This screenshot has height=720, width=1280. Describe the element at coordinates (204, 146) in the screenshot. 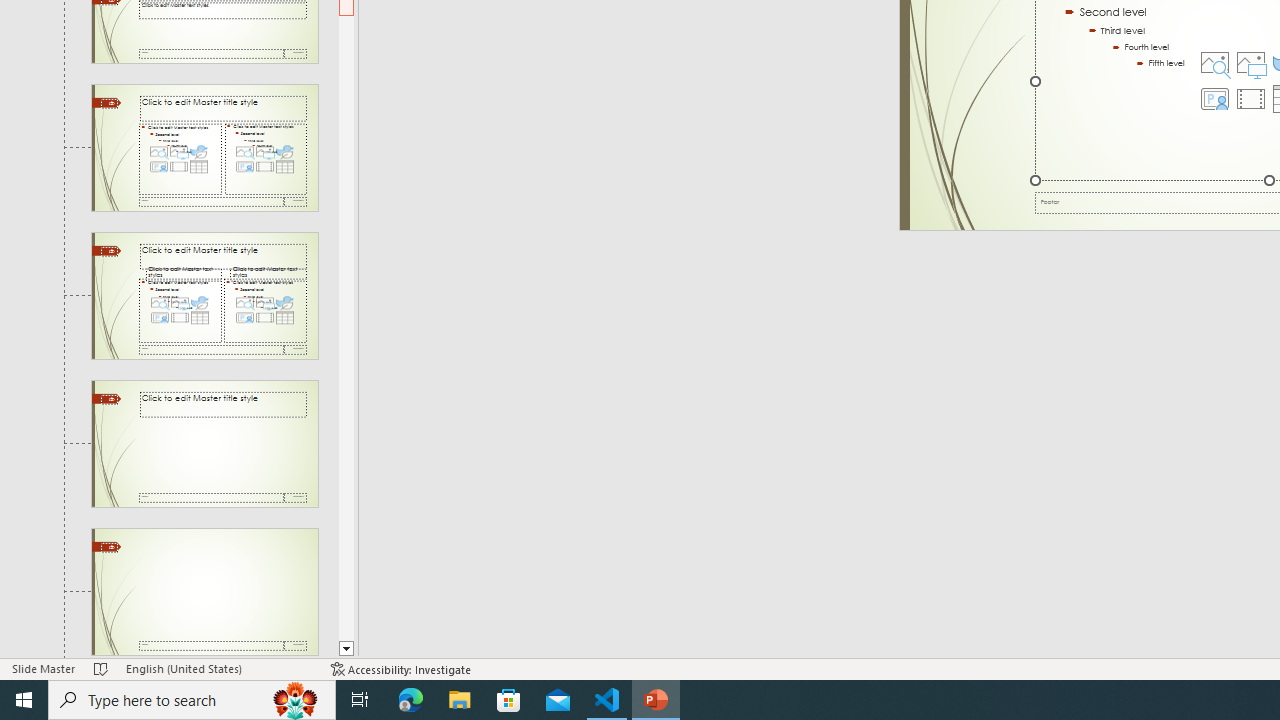

I see `'Slide Two Content Layout: used by no slides'` at that location.